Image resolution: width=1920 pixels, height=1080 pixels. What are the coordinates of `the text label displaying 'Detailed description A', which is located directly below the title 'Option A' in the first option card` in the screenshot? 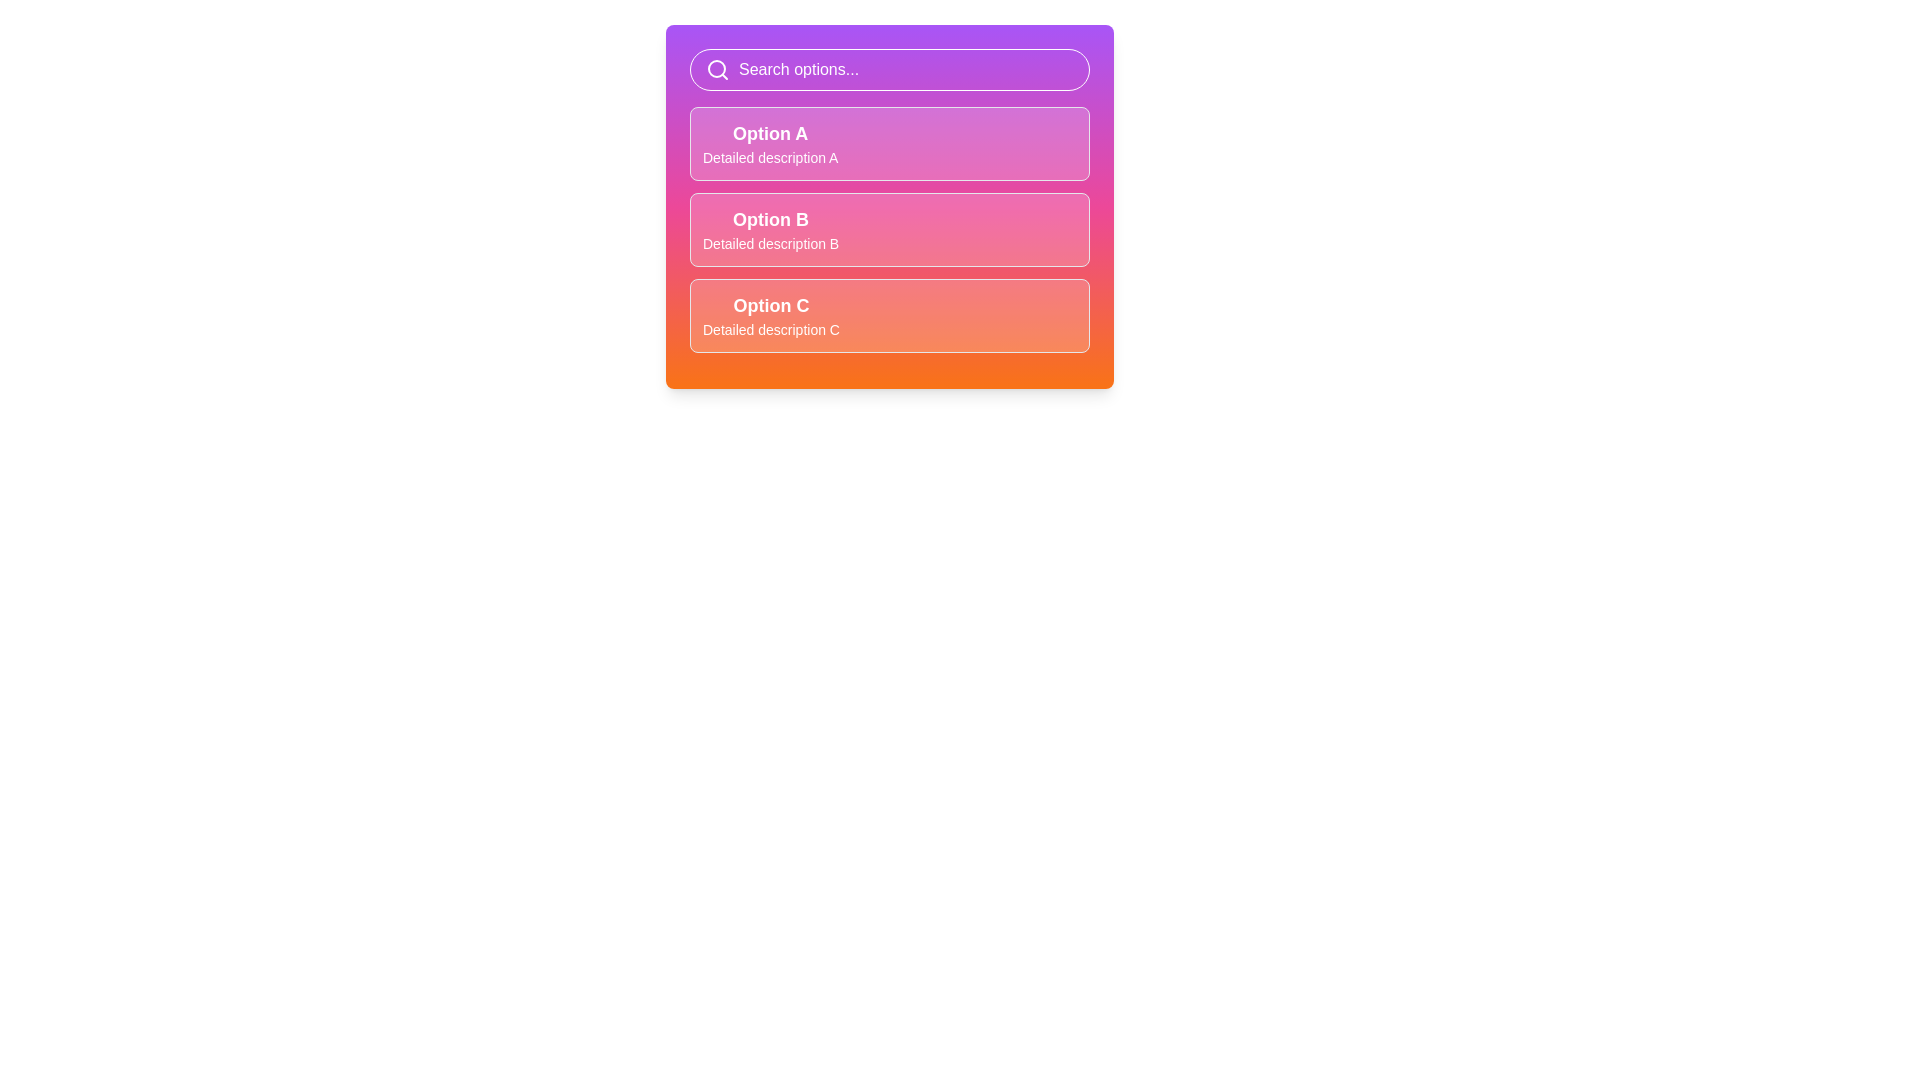 It's located at (769, 157).